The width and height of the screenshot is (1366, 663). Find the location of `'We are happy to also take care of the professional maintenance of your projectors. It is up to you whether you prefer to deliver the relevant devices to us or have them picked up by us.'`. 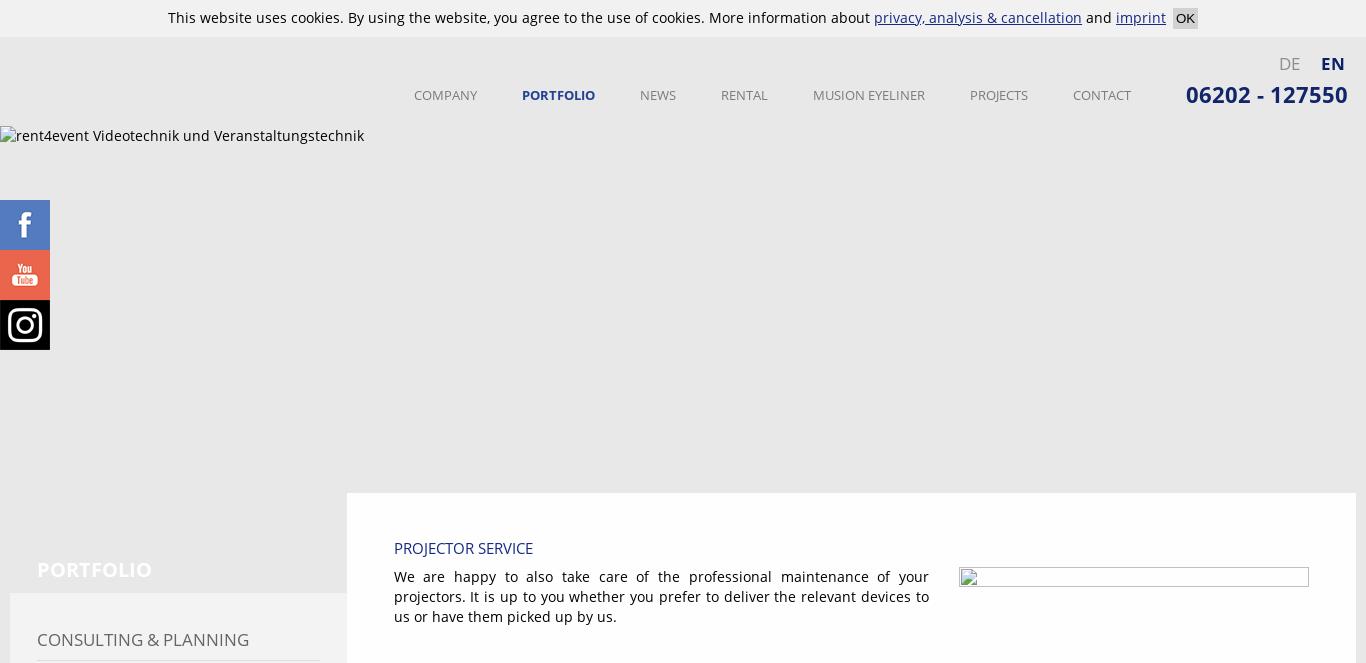

'We are happy to also take care of the professional maintenance of your projectors. It is up to you whether you prefer to deliver the relevant devices to us or have them picked up by us.' is located at coordinates (659, 595).